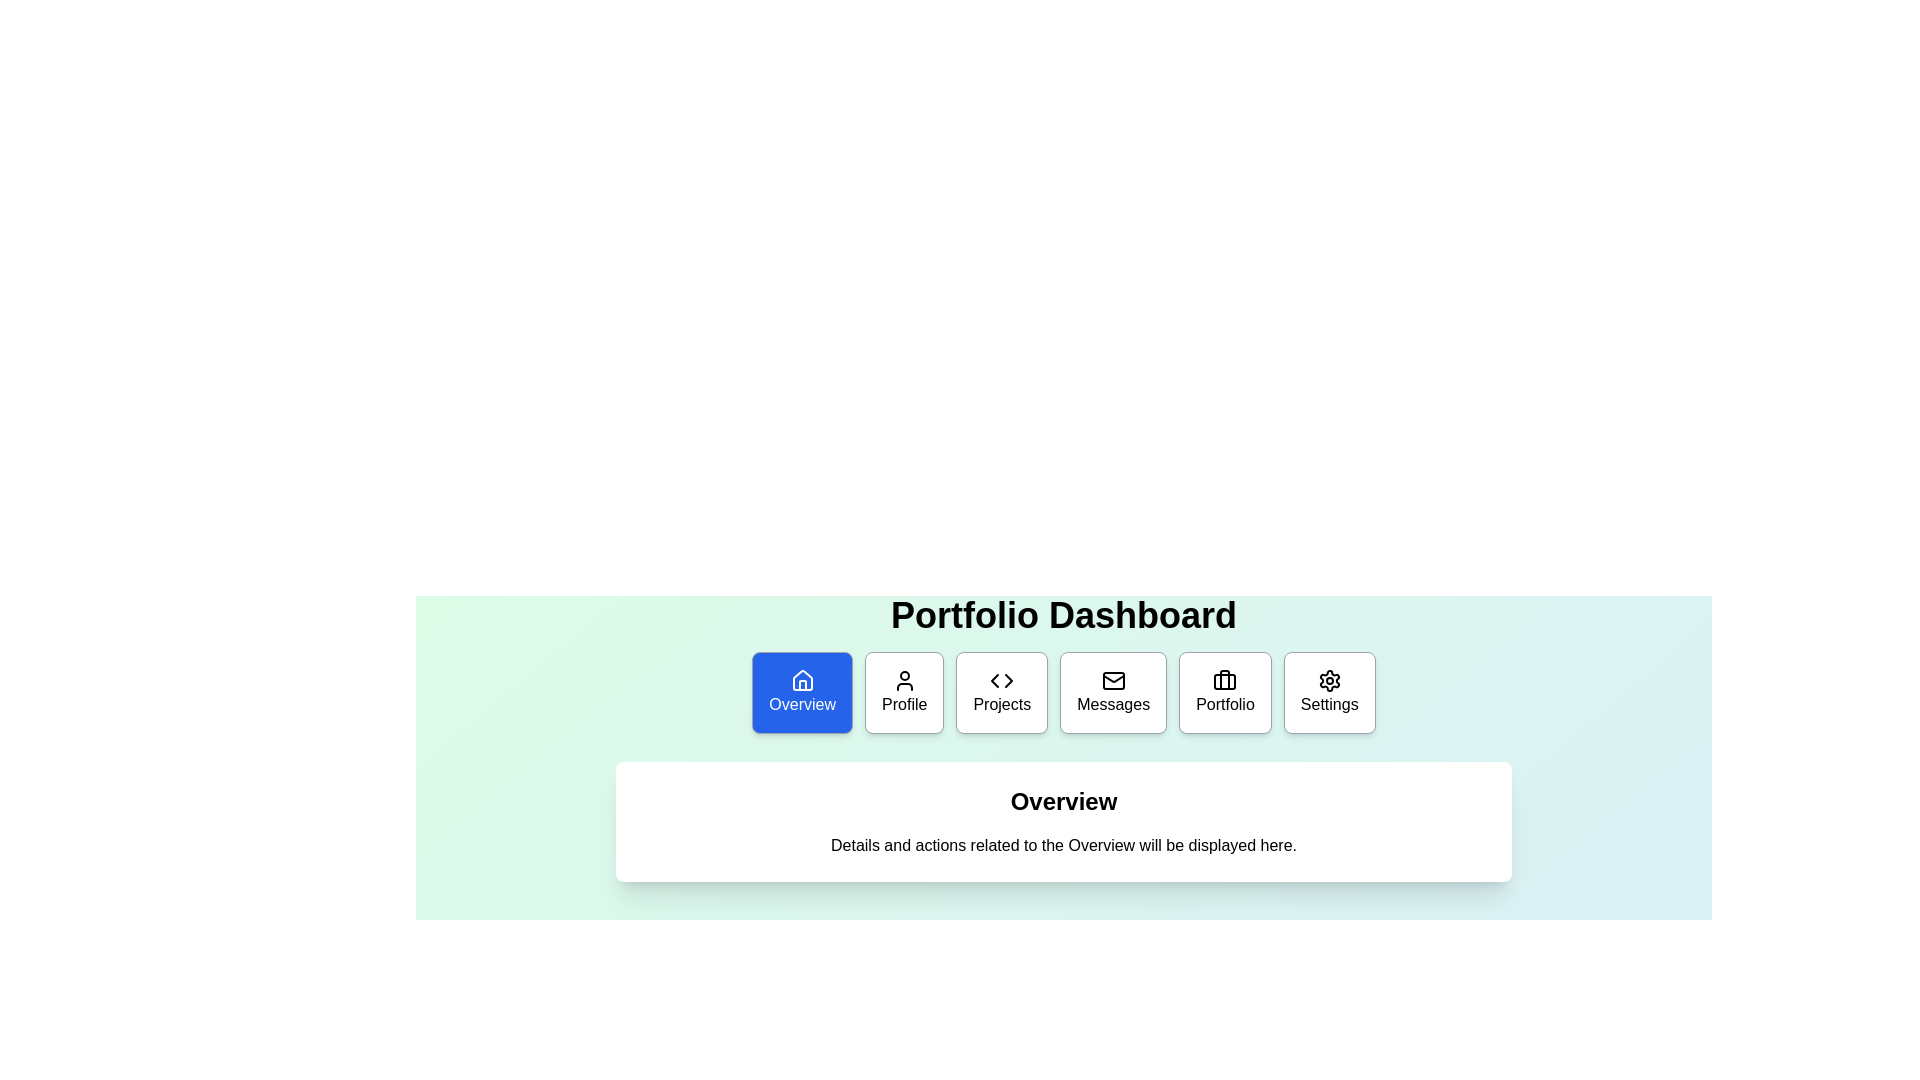  Describe the element at coordinates (1063, 693) in the screenshot. I see `an item in the centered navigation menu below the 'Portfolio Dashboard' heading to trigger hover effects` at that location.